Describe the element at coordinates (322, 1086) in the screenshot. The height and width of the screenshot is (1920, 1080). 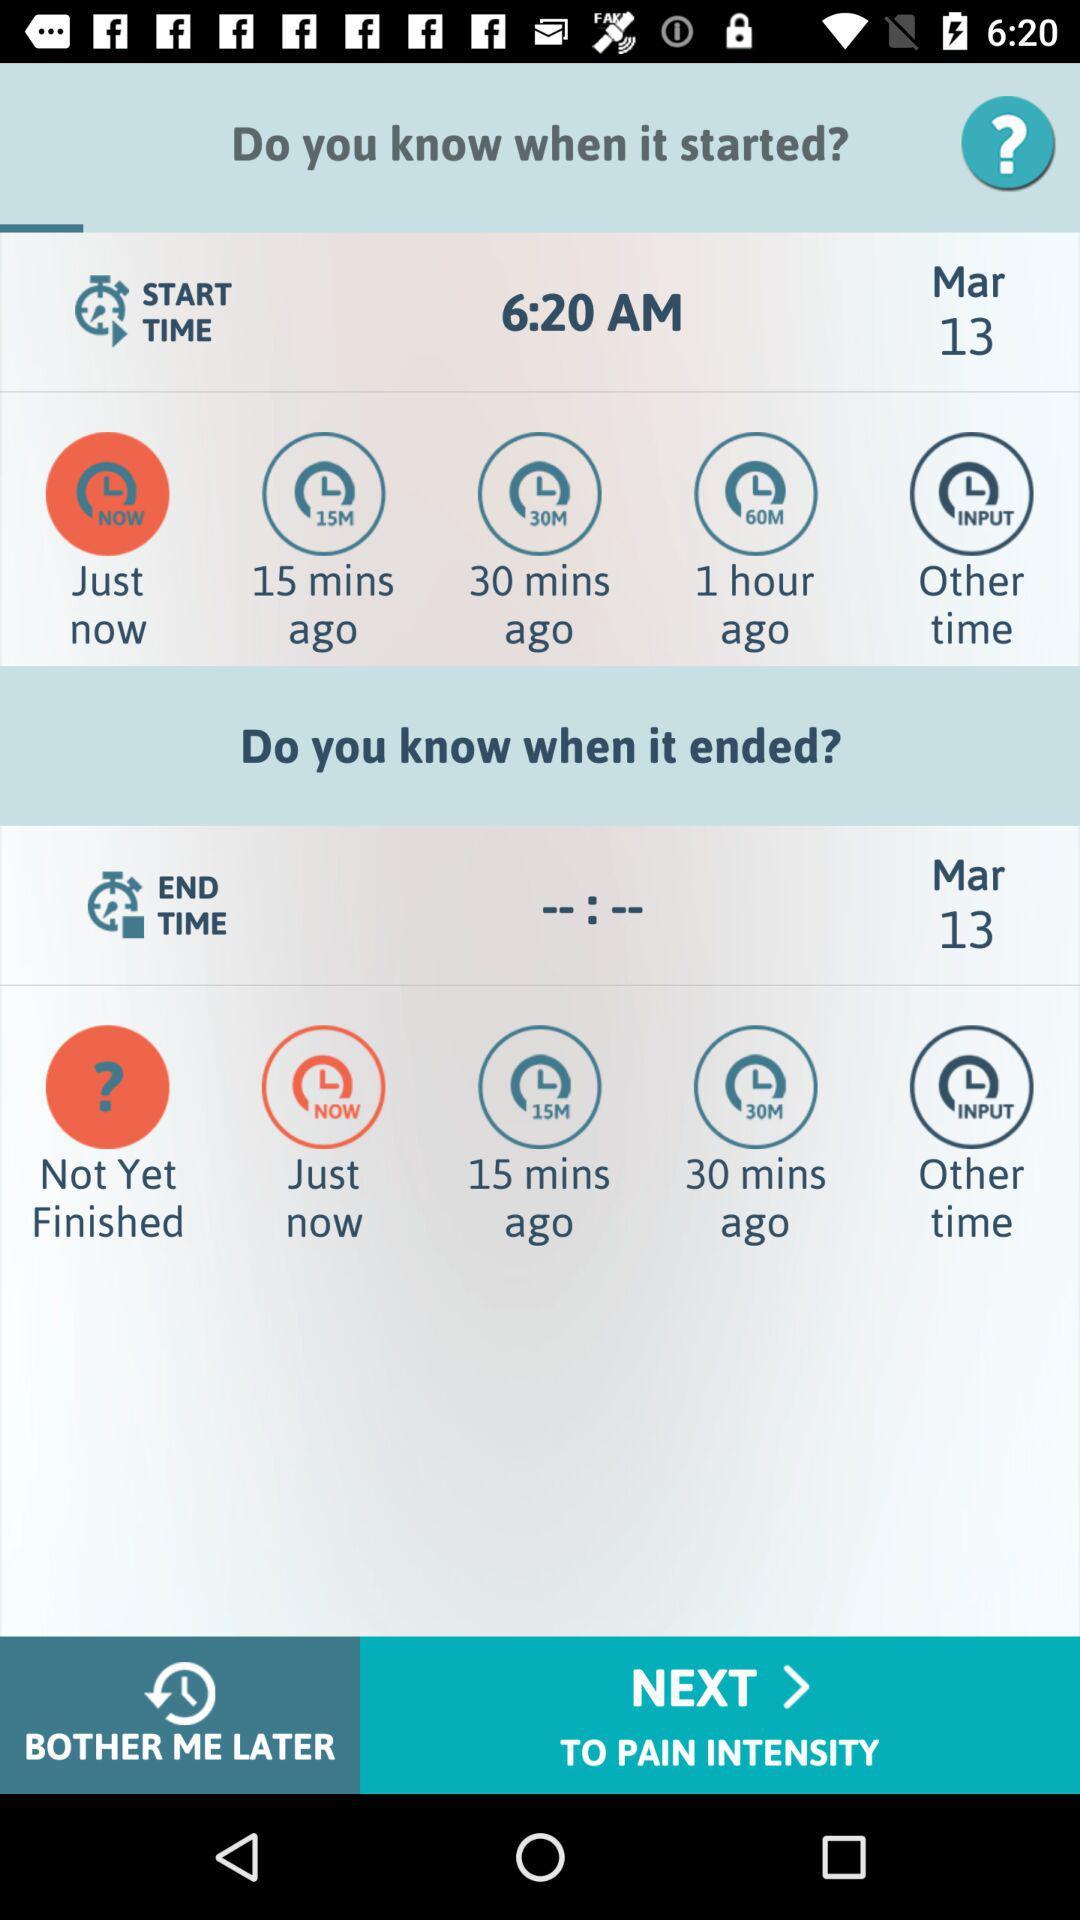
I see `the time icon` at that location.